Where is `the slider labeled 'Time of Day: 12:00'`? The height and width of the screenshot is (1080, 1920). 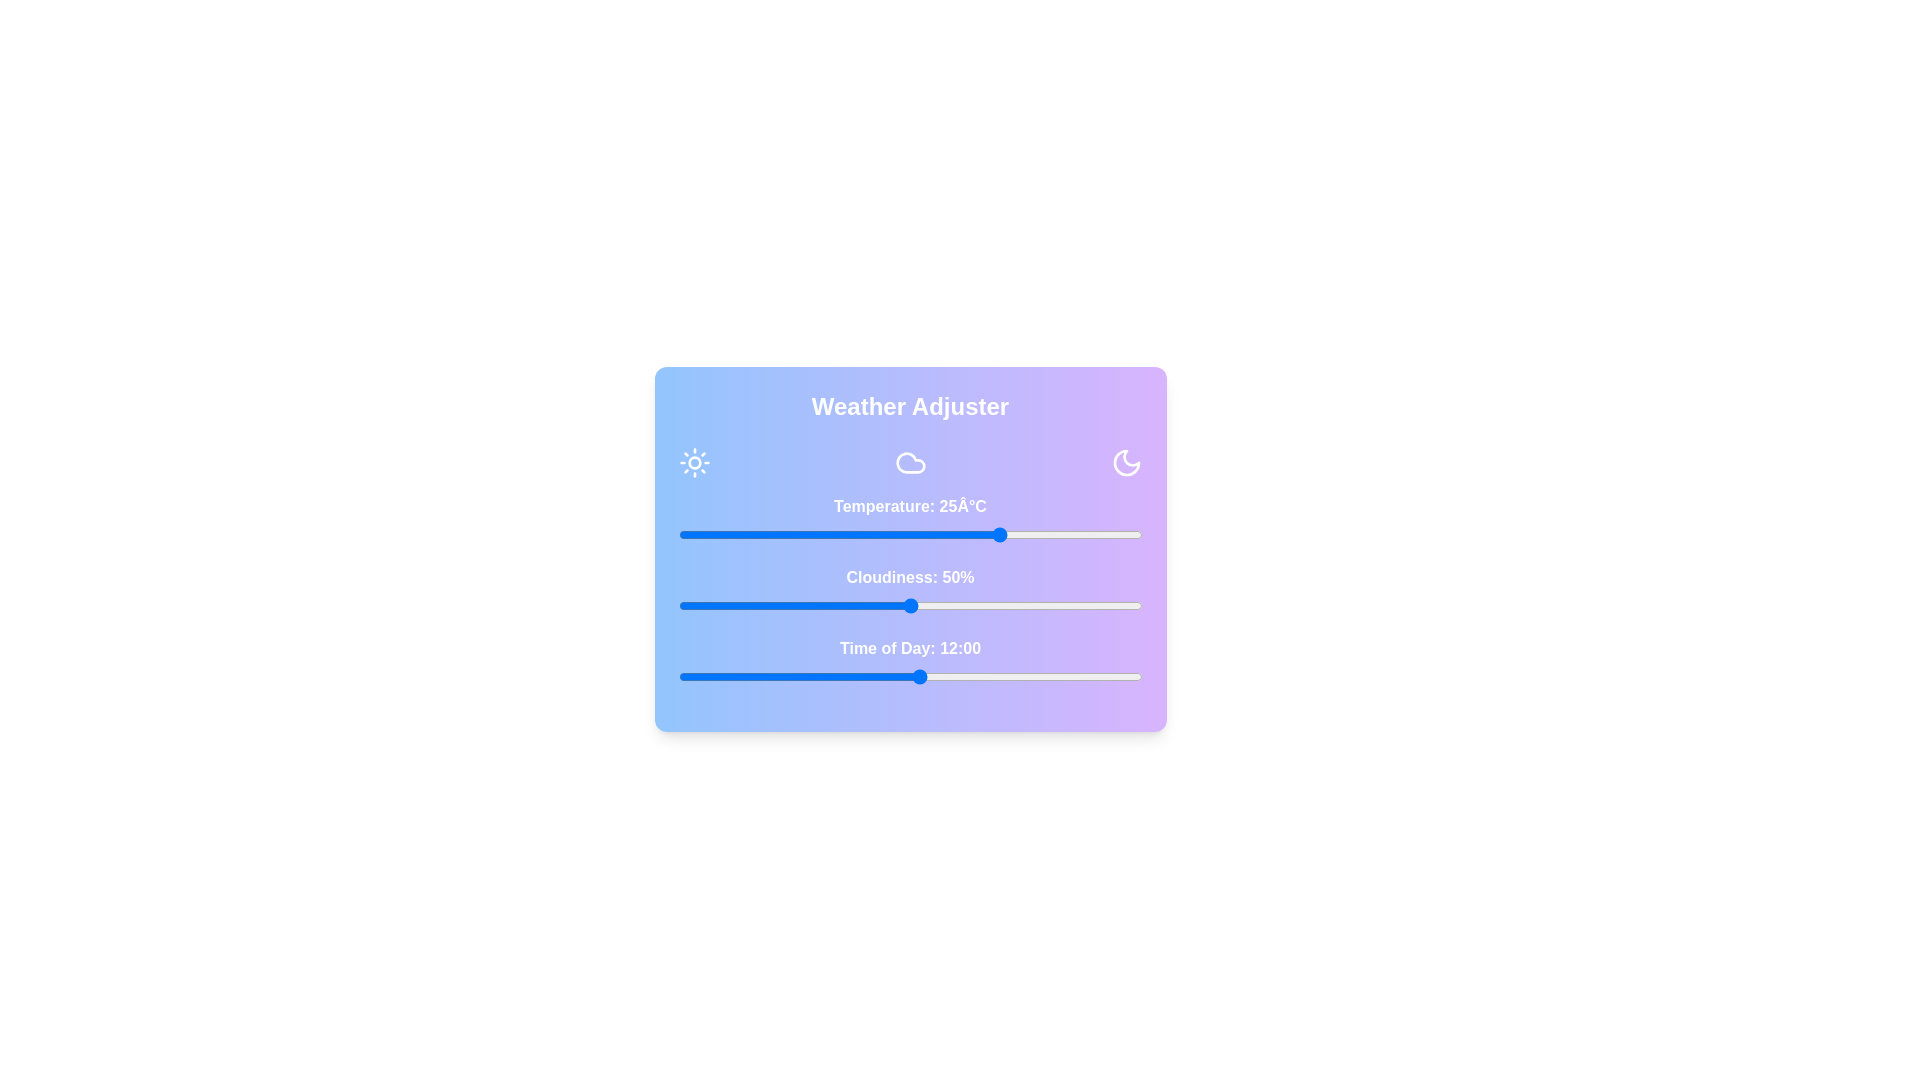
the slider labeled 'Time of Day: 12:00' is located at coordinates (909, 664).